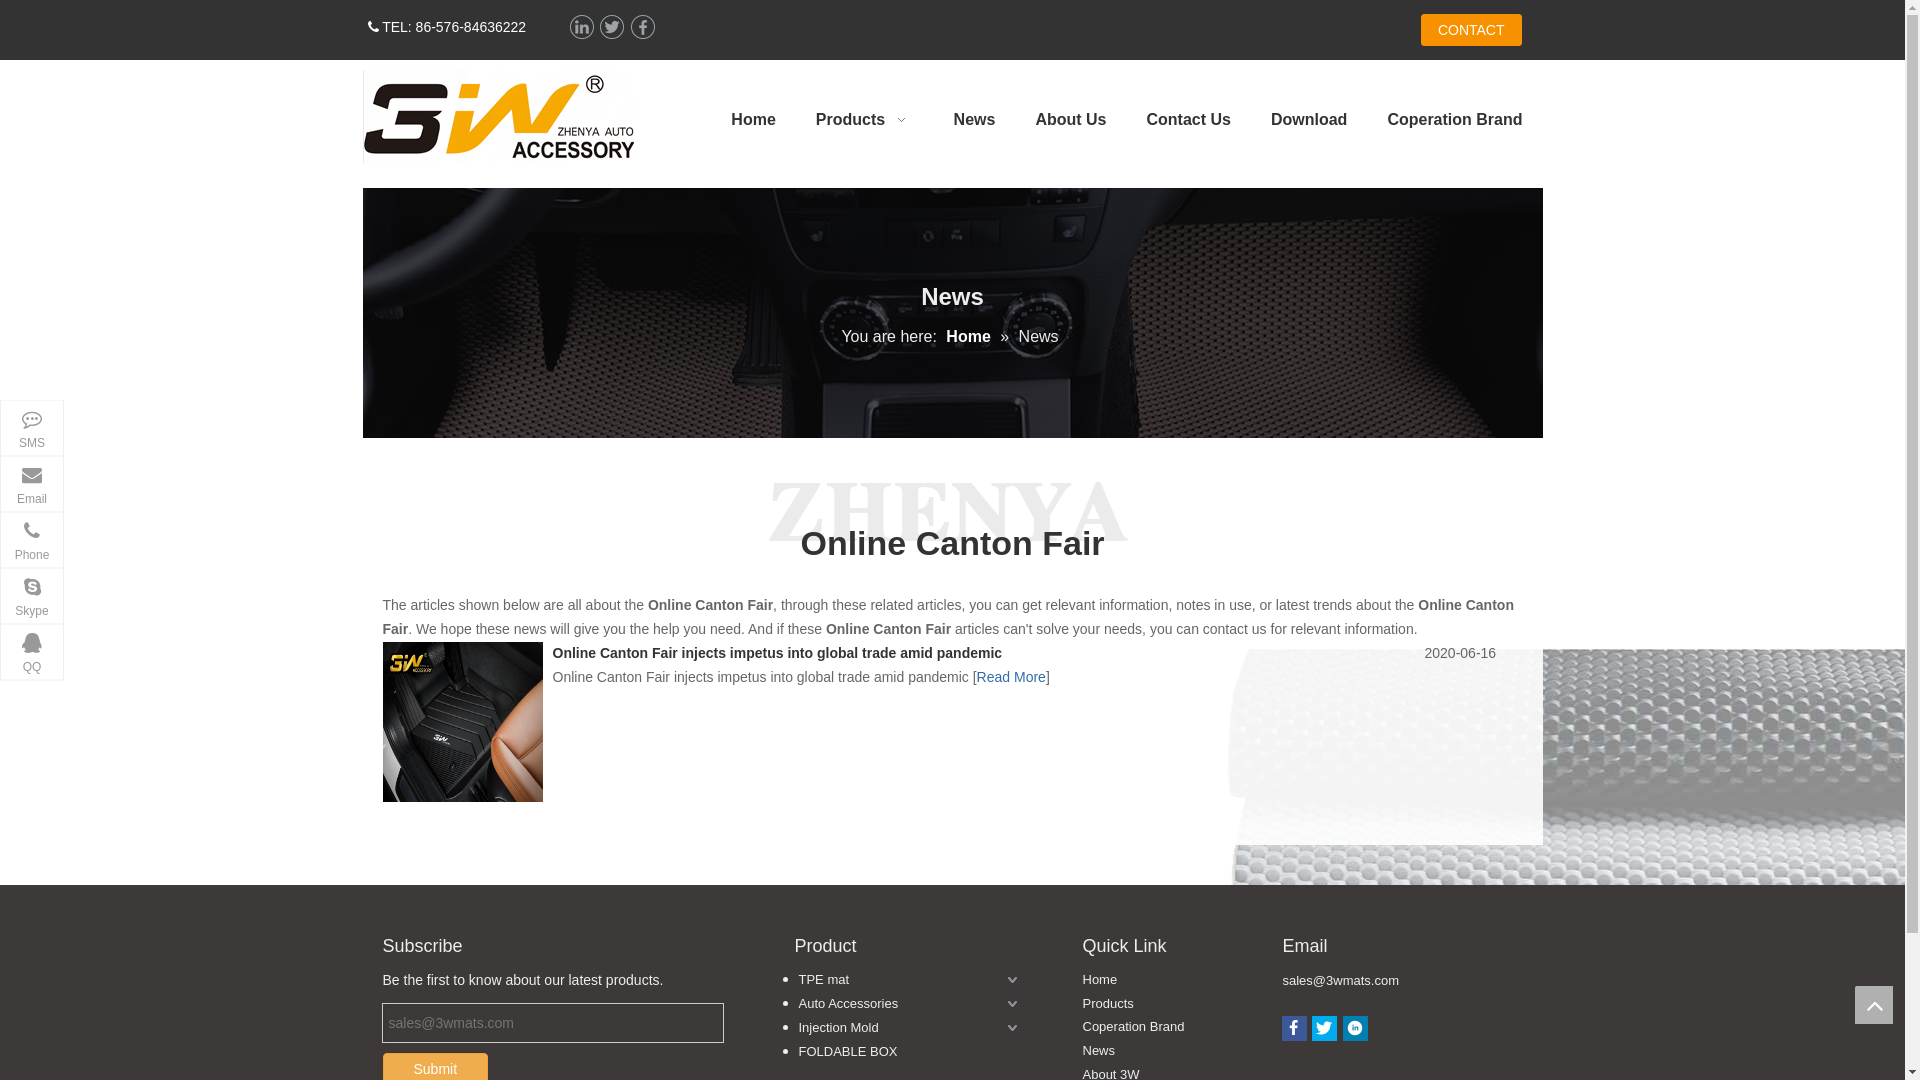  What do you see at coordinates (32, 427) in the screenshot?
I see `'SMS'` at bounding box center [32, 427].